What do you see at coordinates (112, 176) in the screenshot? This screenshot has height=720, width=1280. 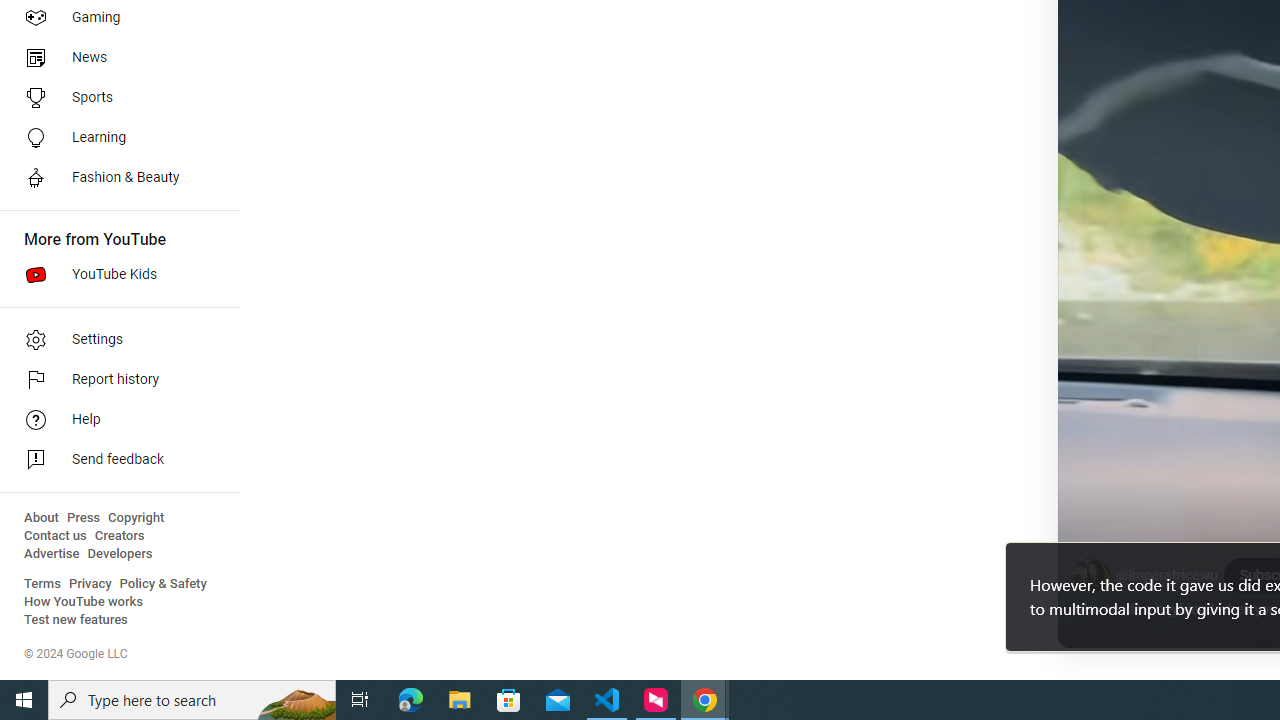 I see `'Fashion & Beauty'` at bounding box center [112, 176].